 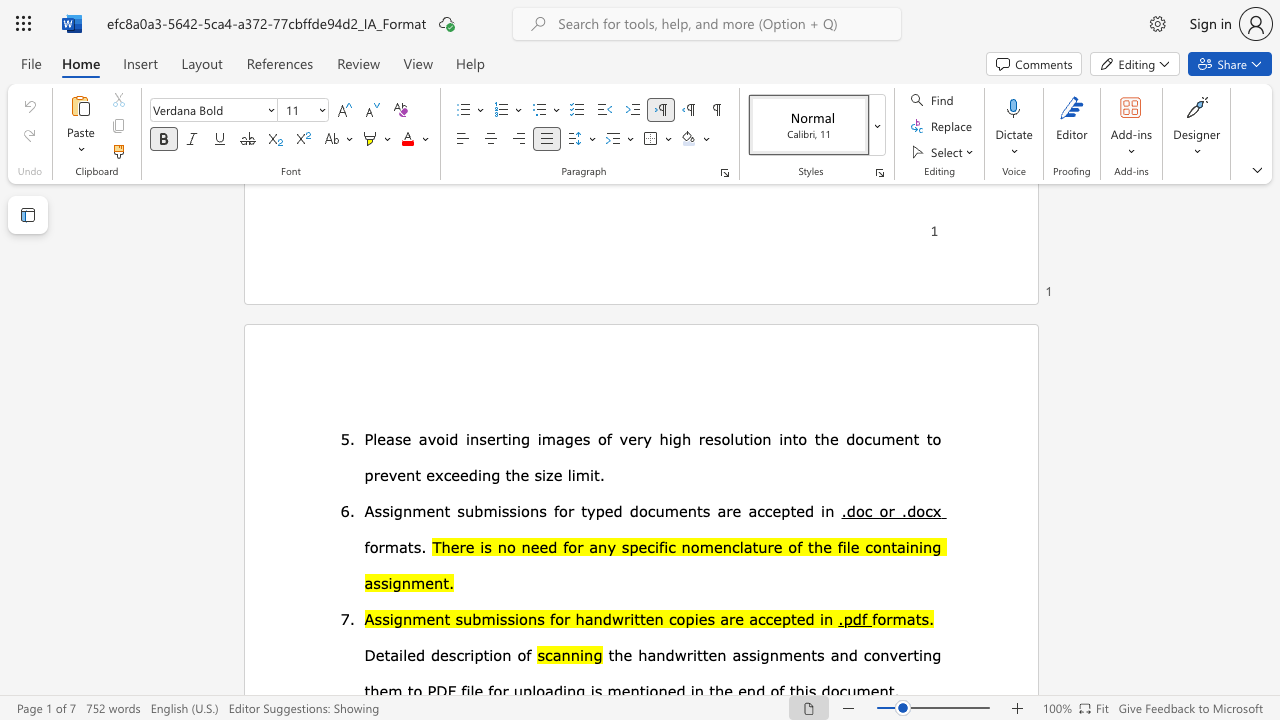 What do you see at coordinates (458, 546) in the screenshot?
I see `the subset text "re is no need for any specific nomenclat" within the text "There is no need for any specific nomenclature of the file"` at bounding box center [458, 546].